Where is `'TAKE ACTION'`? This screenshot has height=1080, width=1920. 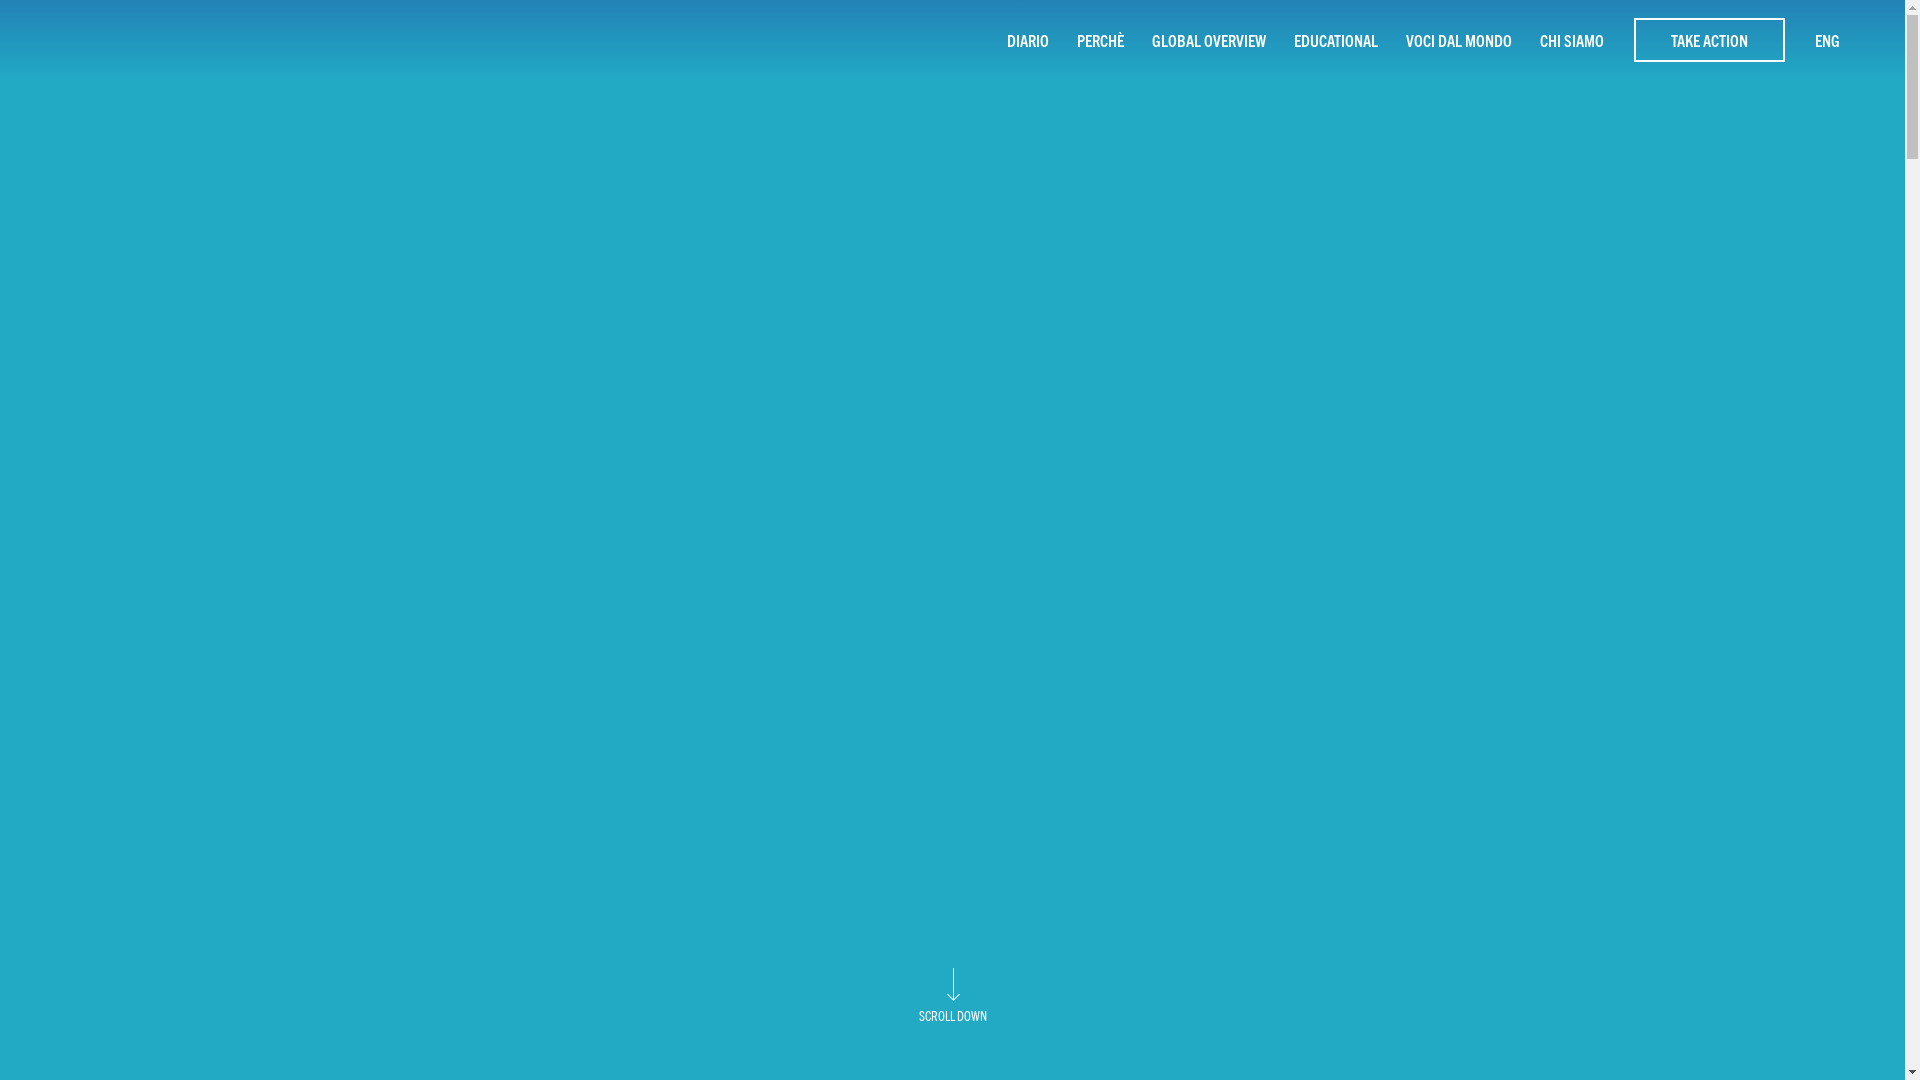 'TAKE ACTION' is located at coordinates (1636, 39).